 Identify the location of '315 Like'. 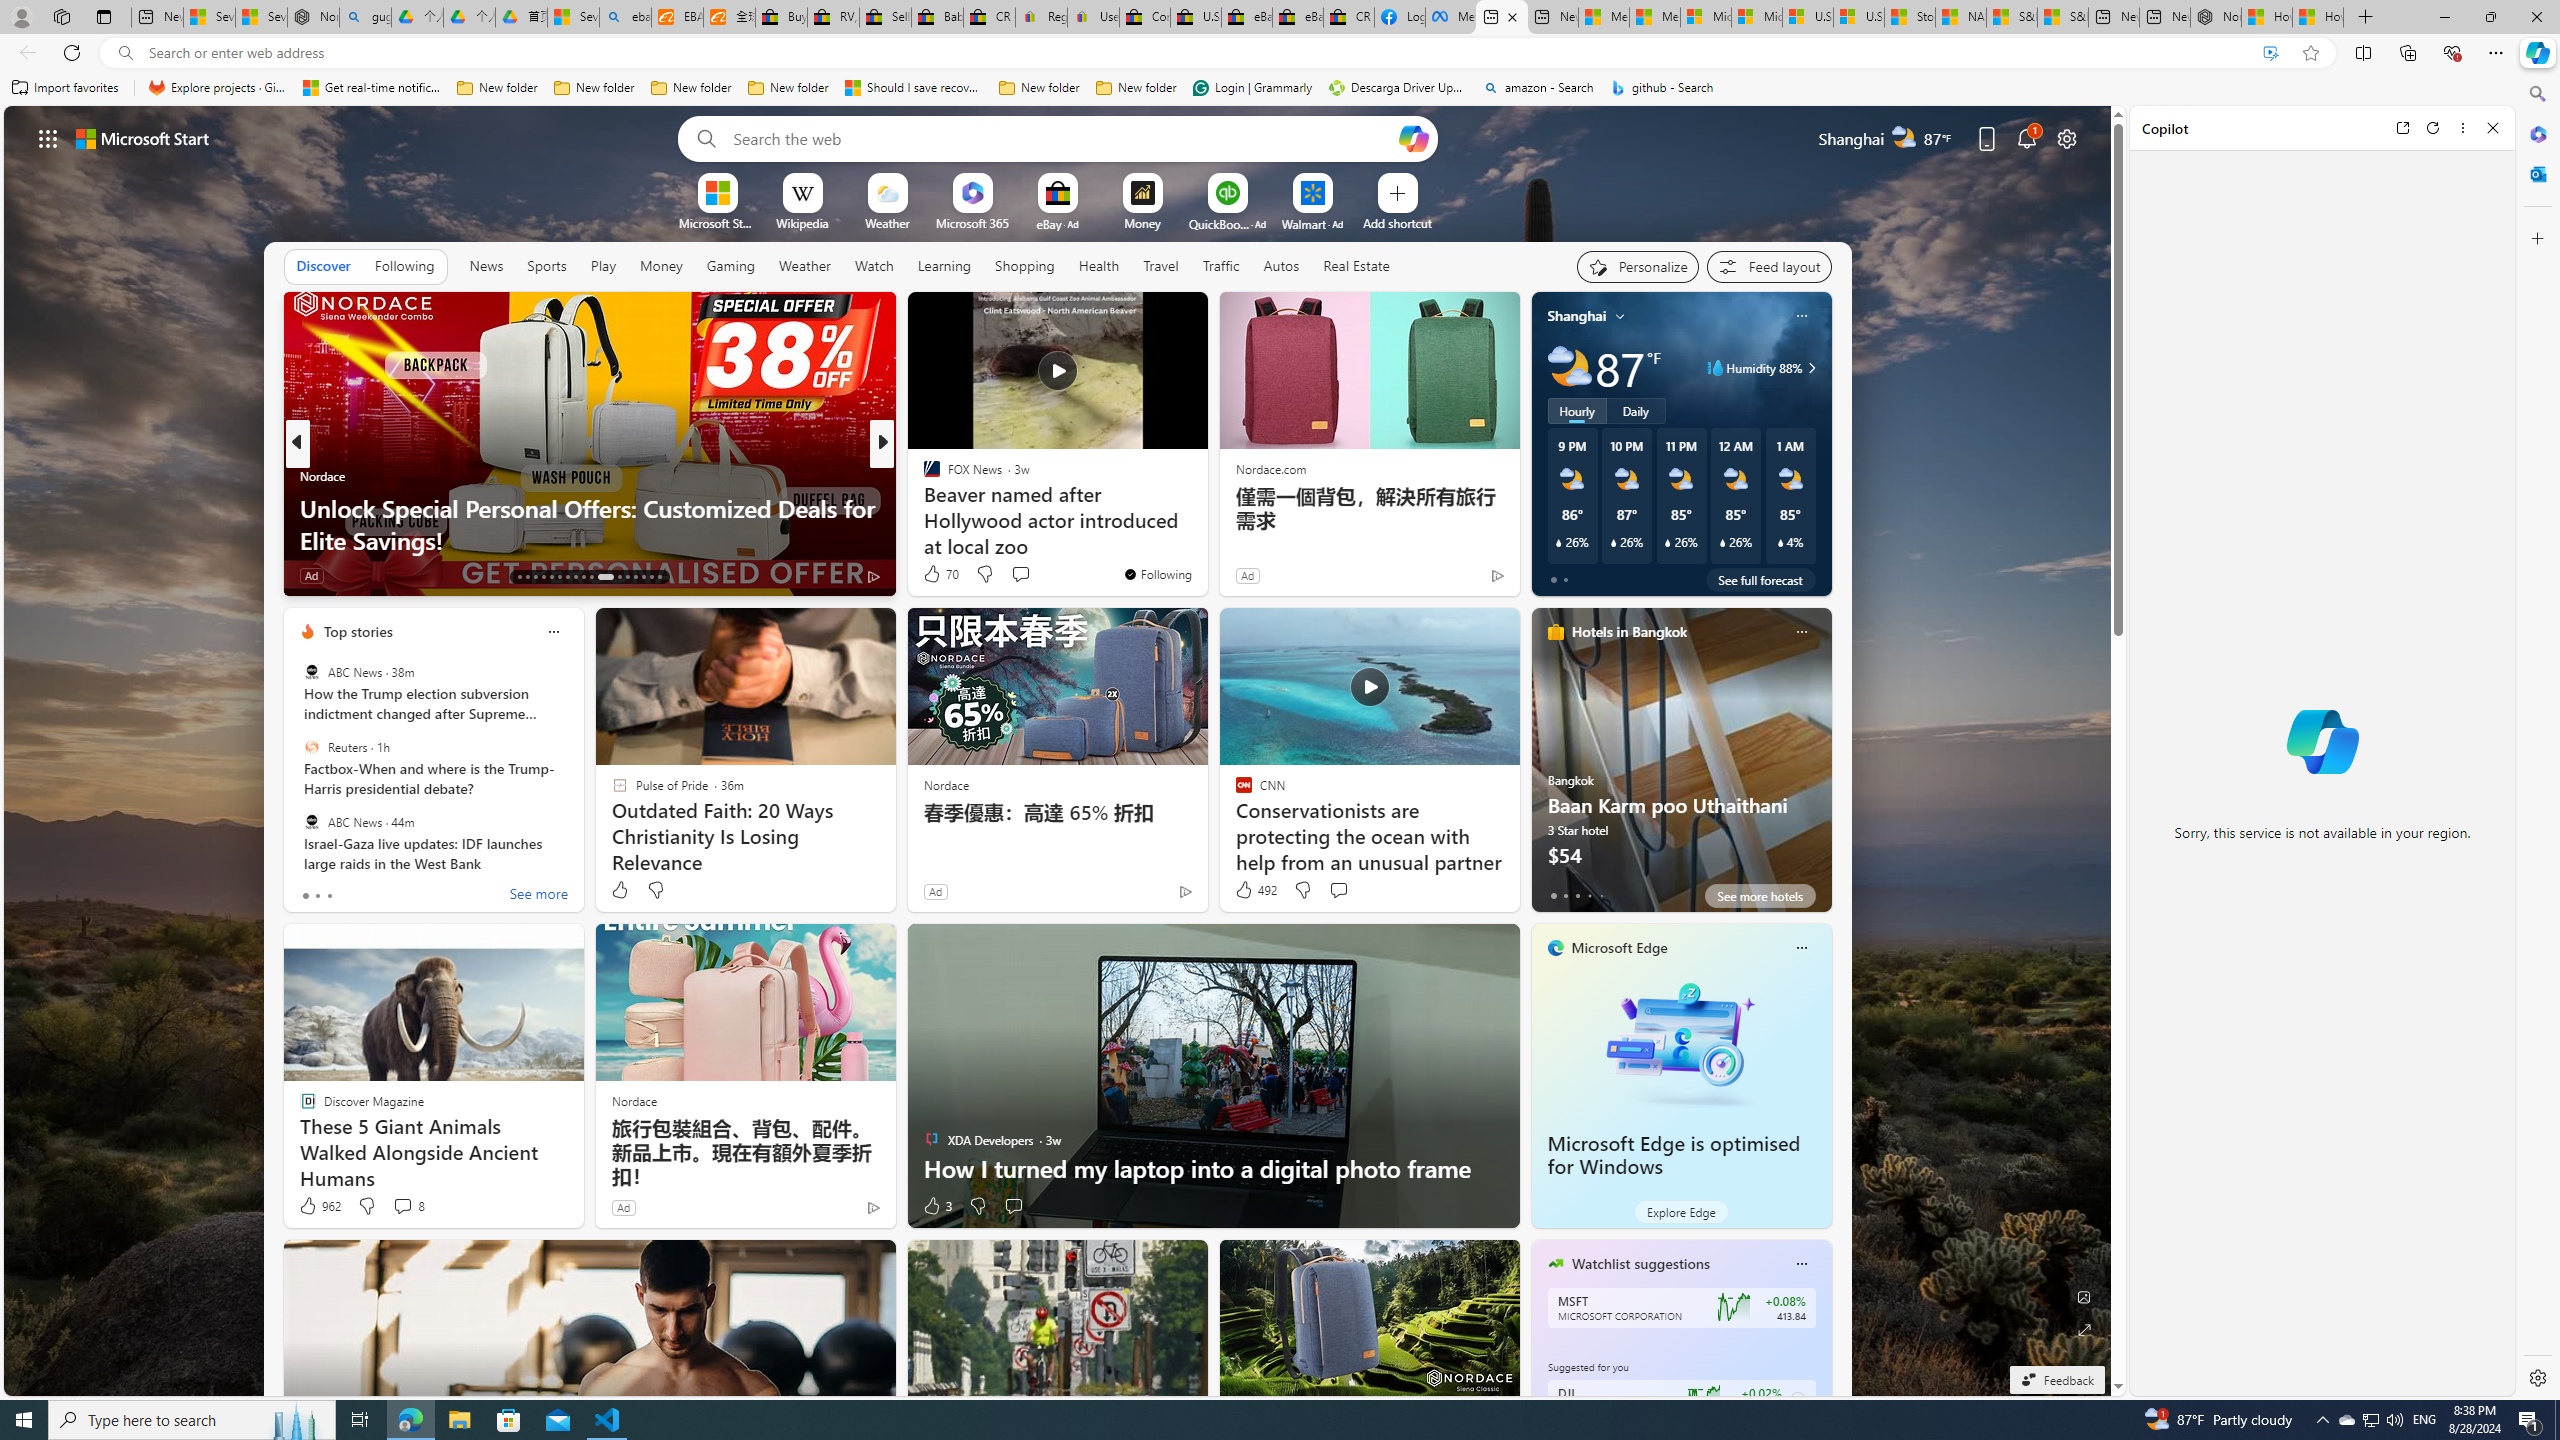
(935, 575).